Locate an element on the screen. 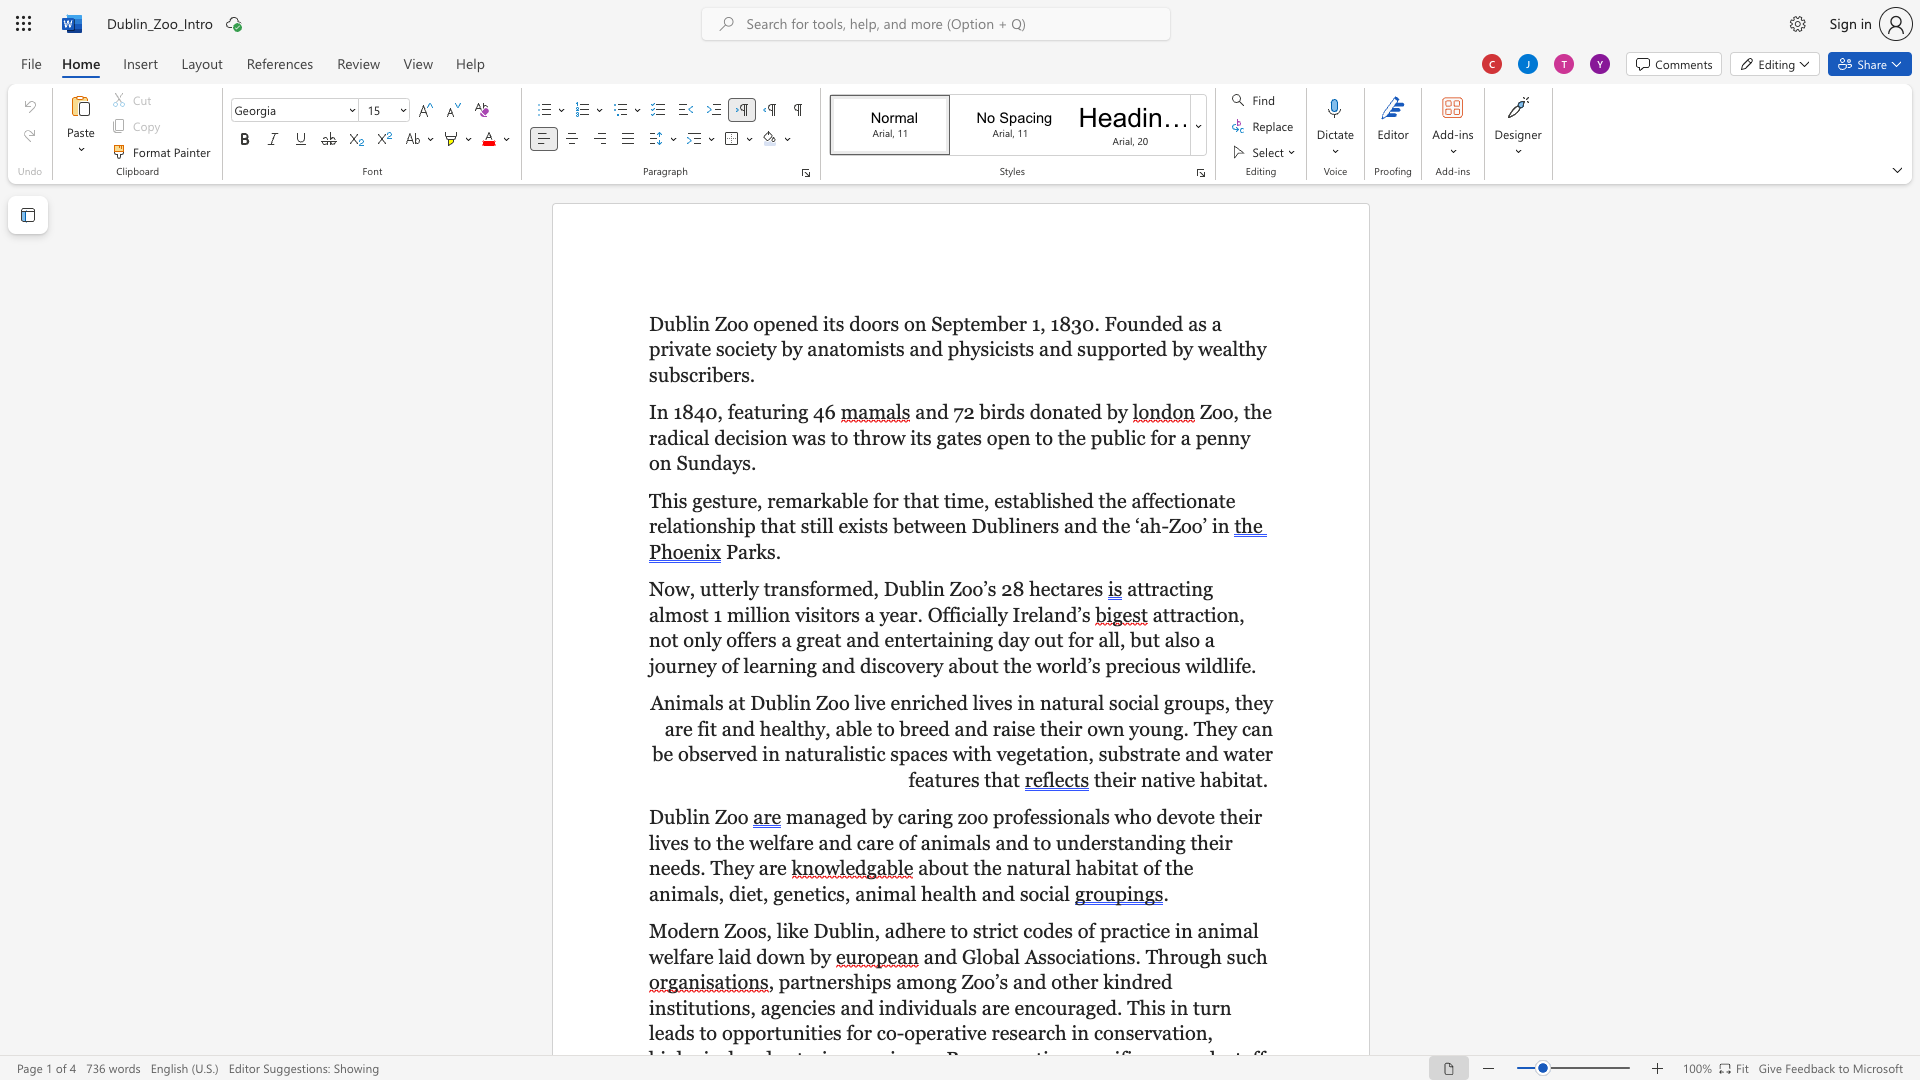  the 2th character "d" in the text is located at coordinates (1010, 411).